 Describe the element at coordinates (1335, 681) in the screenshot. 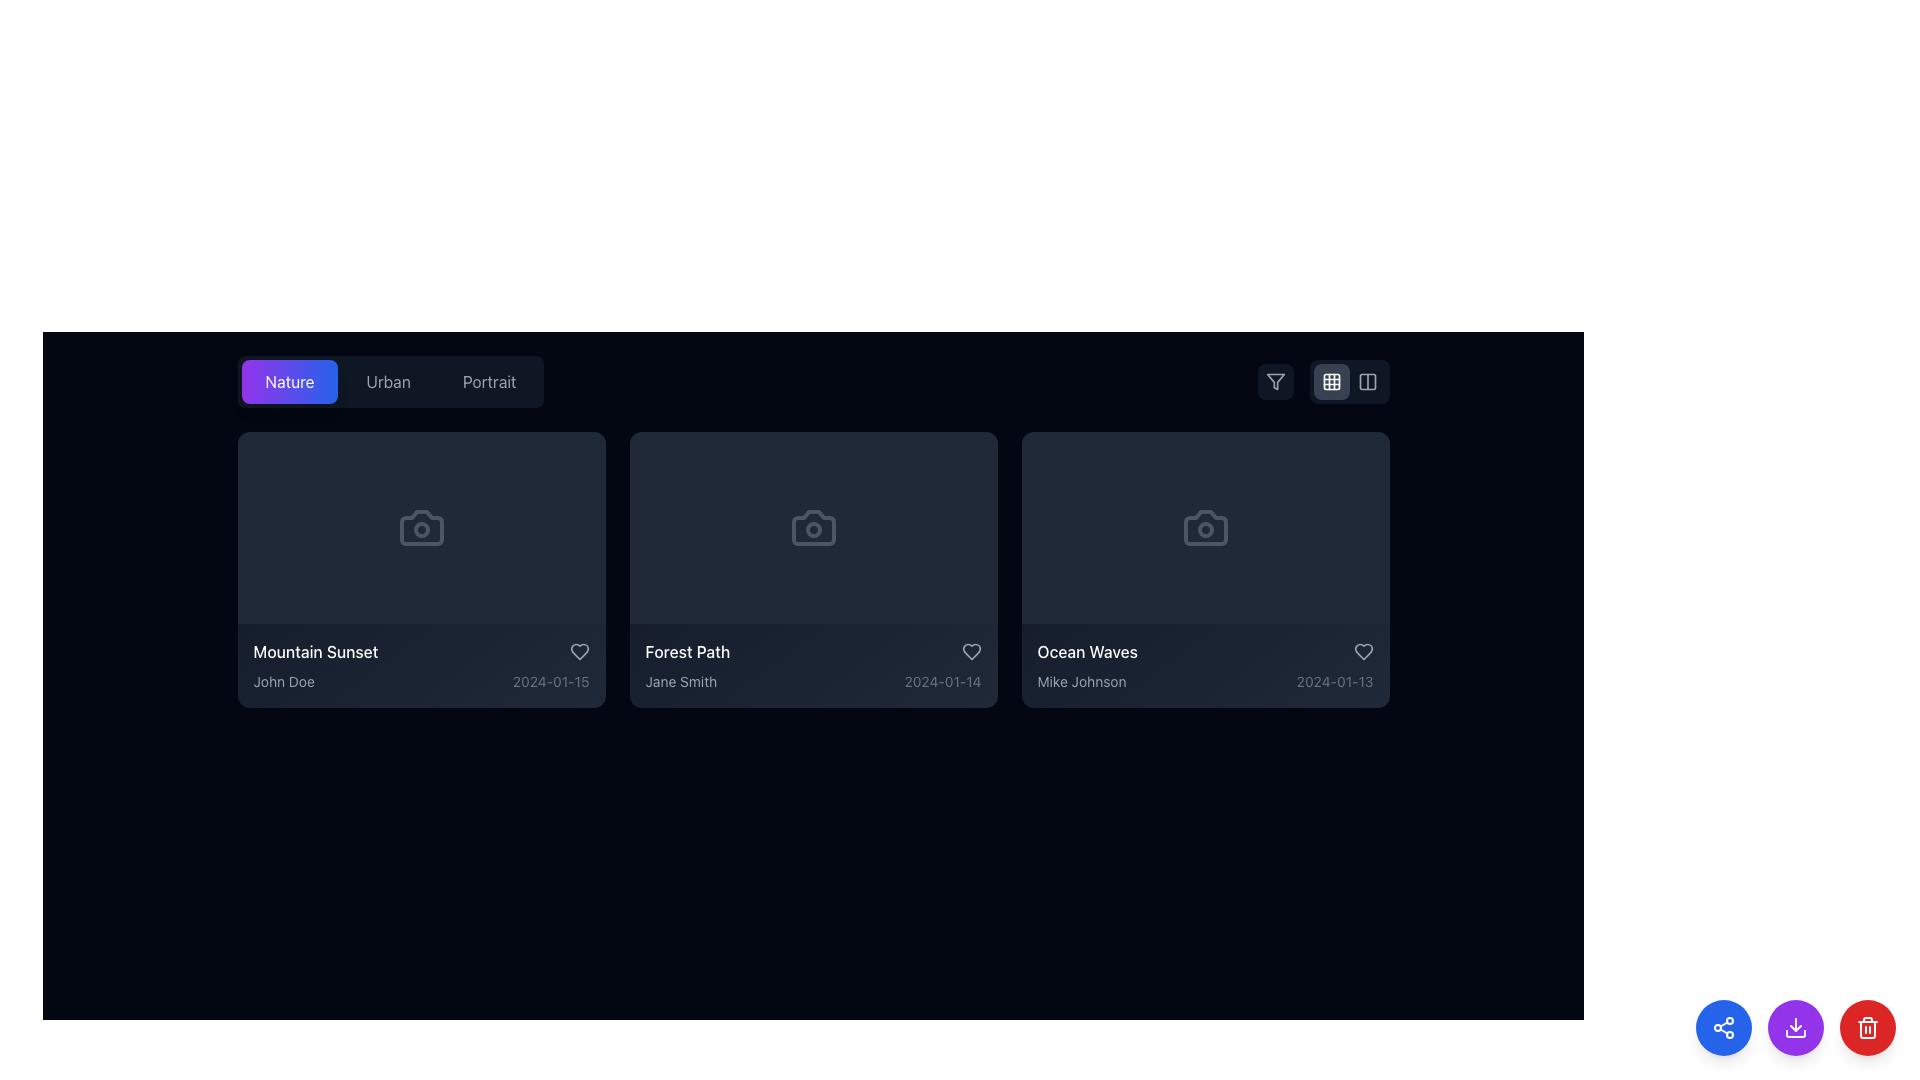

I see `the informational text label displaying the date associated with the 'Ocean Waves' card, located in the bottom right corner adjacent to 'Mike Johnson'` at that location.